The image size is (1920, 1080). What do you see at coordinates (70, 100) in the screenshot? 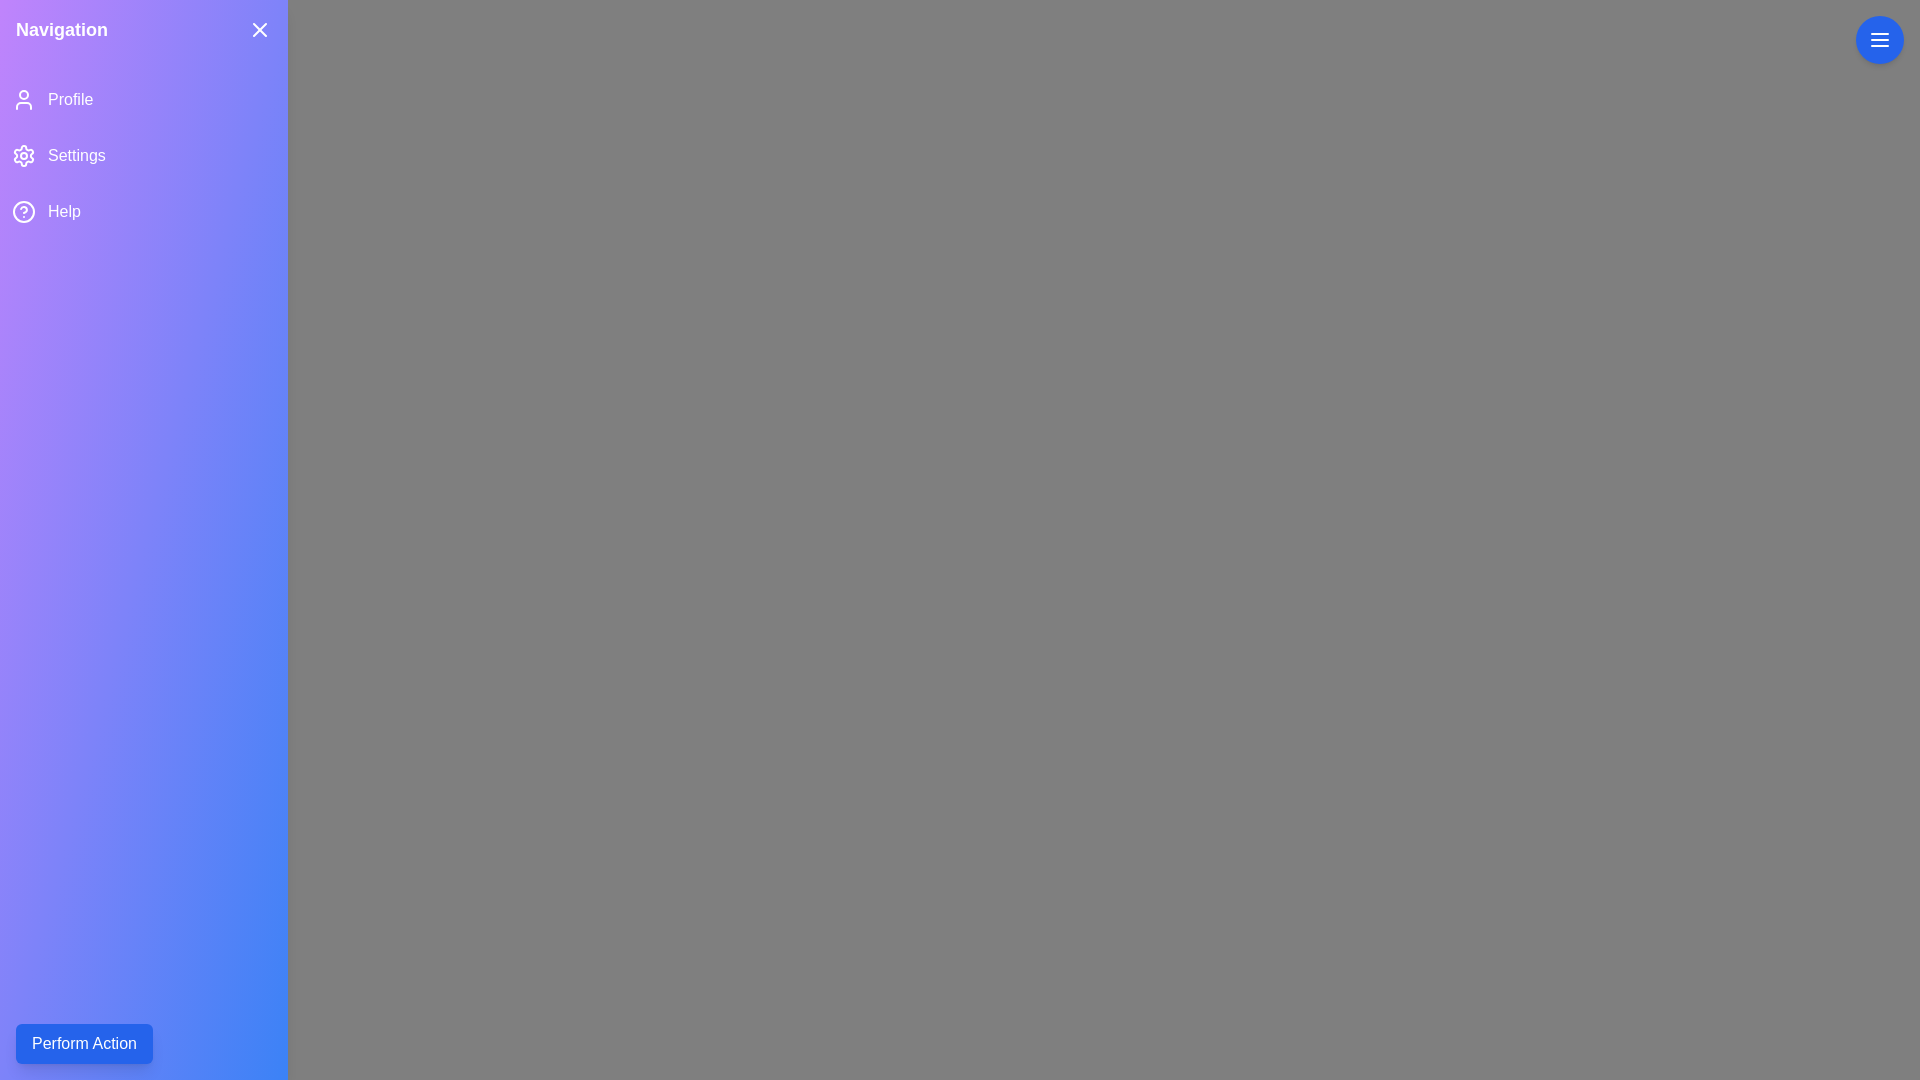
I see `the 'Profile' text label or hyperlink to trigger a tooltip or highlight effect` at bounding box center [70, 100].